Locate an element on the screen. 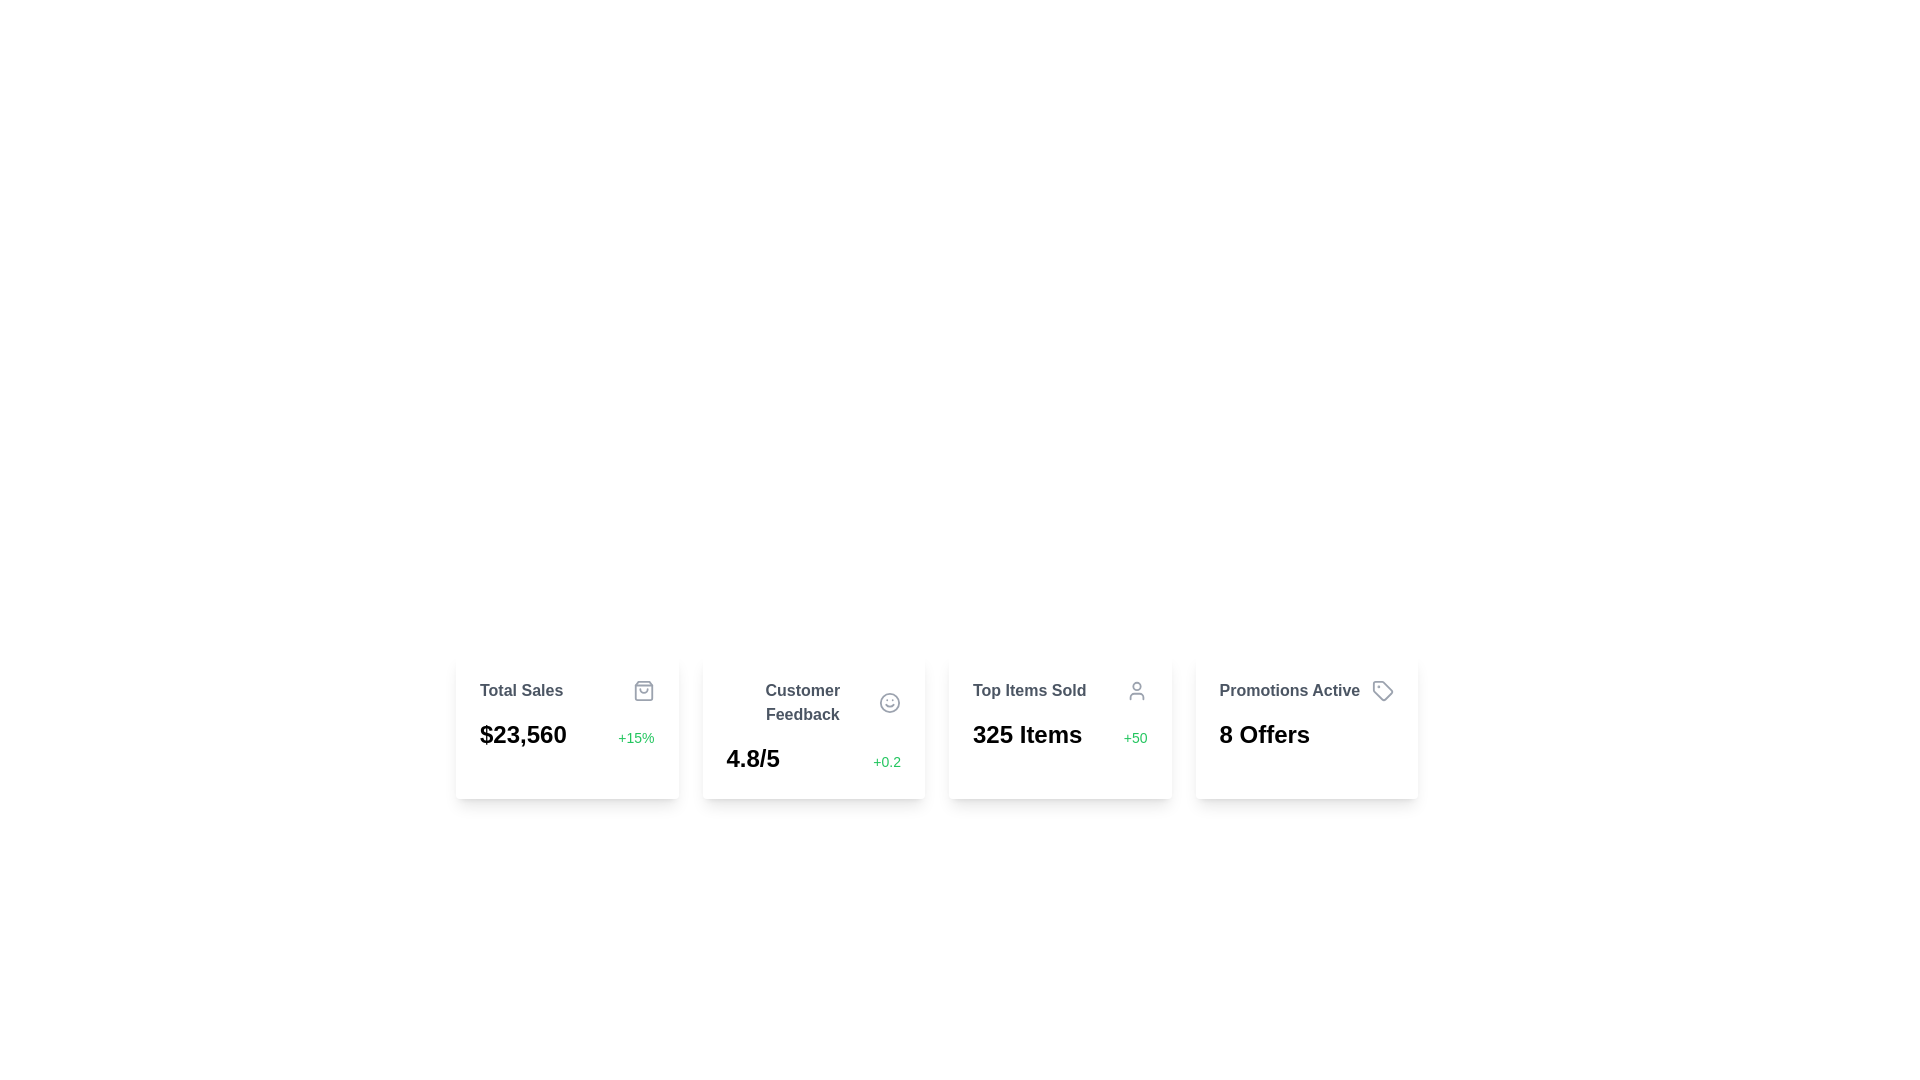  the Text Label displaying '+15%' in green color, which is located to the right of the larger value label '$23,560' within the 'Total Sales' card is located at coordinates (635, 737).